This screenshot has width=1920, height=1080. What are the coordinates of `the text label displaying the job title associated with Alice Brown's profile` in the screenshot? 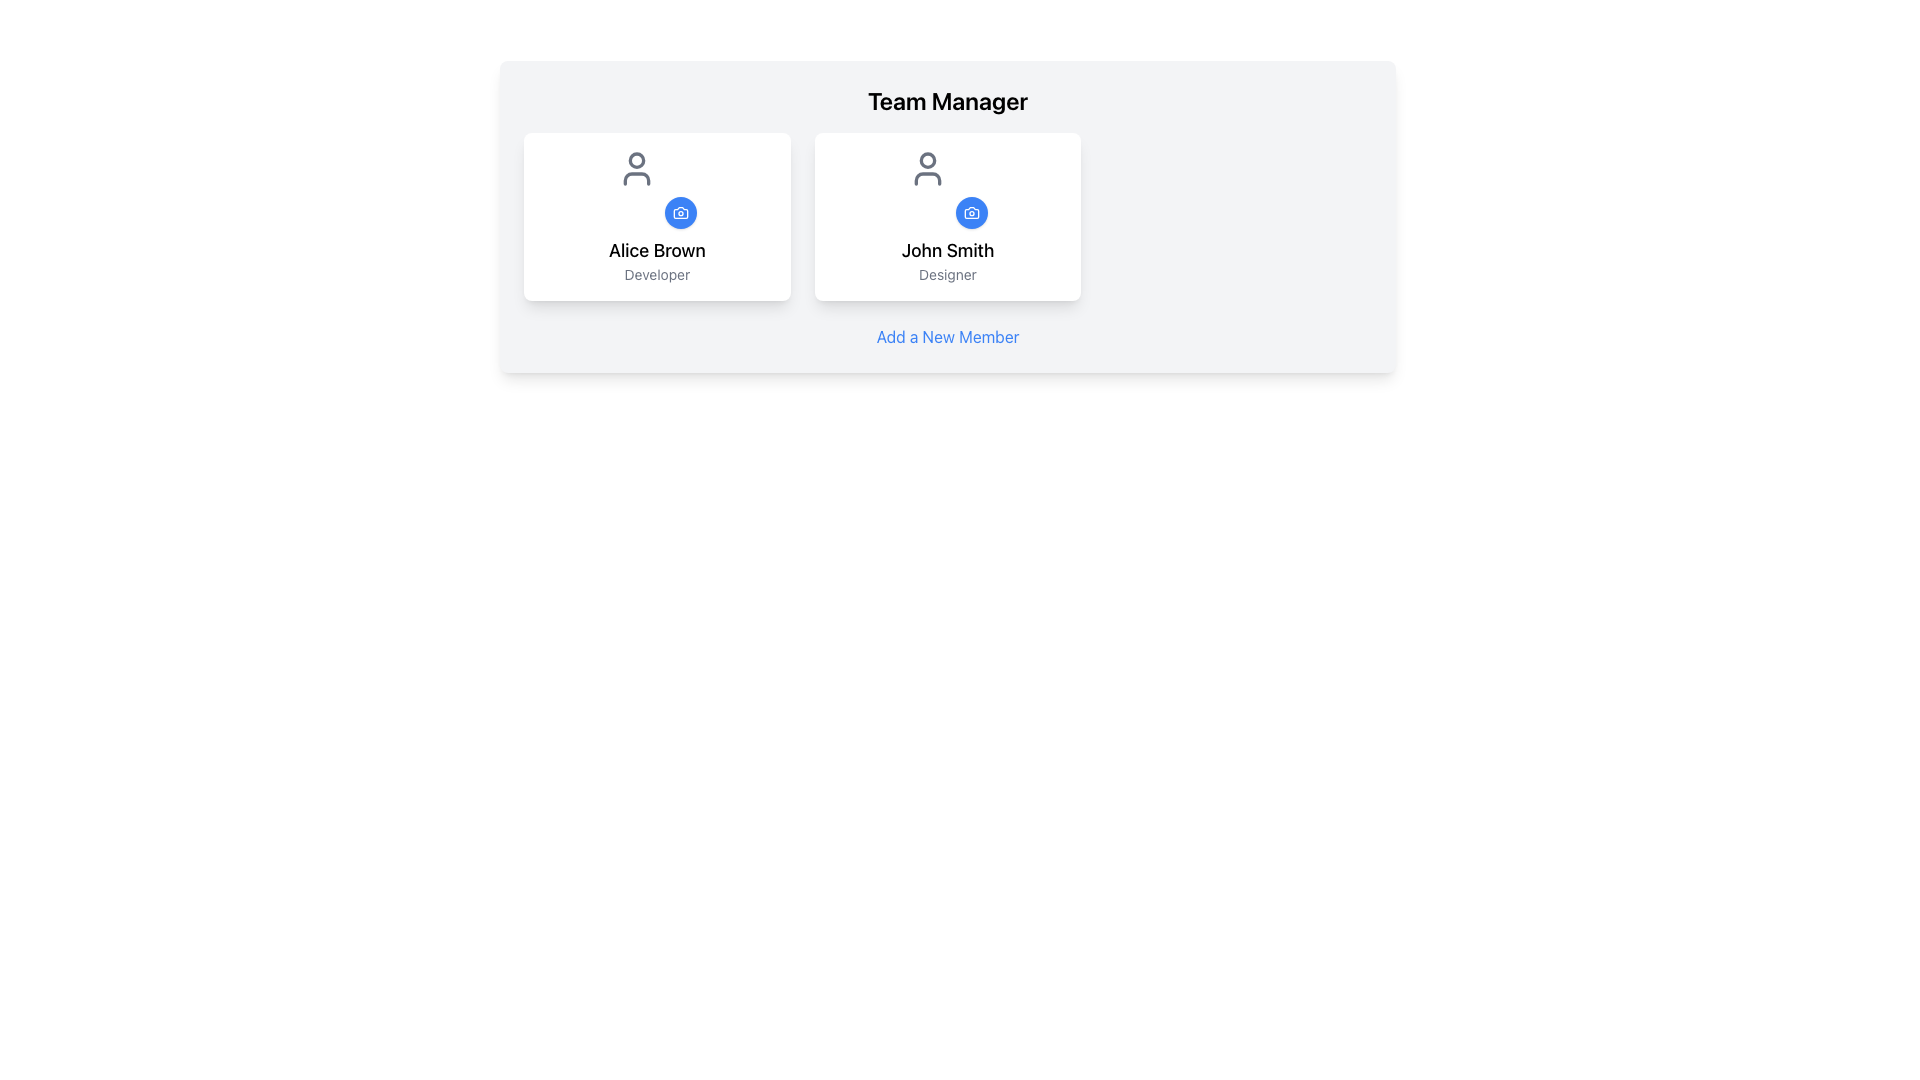 It's located at (657, 274).